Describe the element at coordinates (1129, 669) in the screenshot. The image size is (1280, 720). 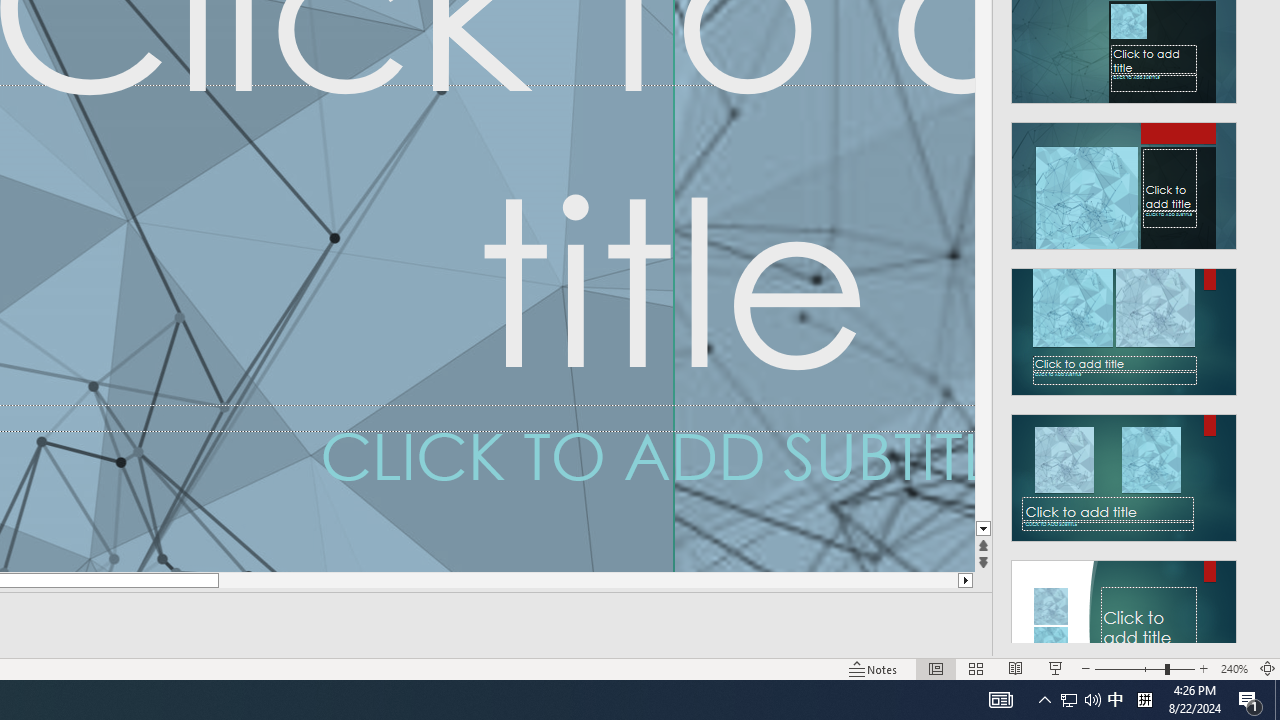
I see `'Zoom Out'` at that location.